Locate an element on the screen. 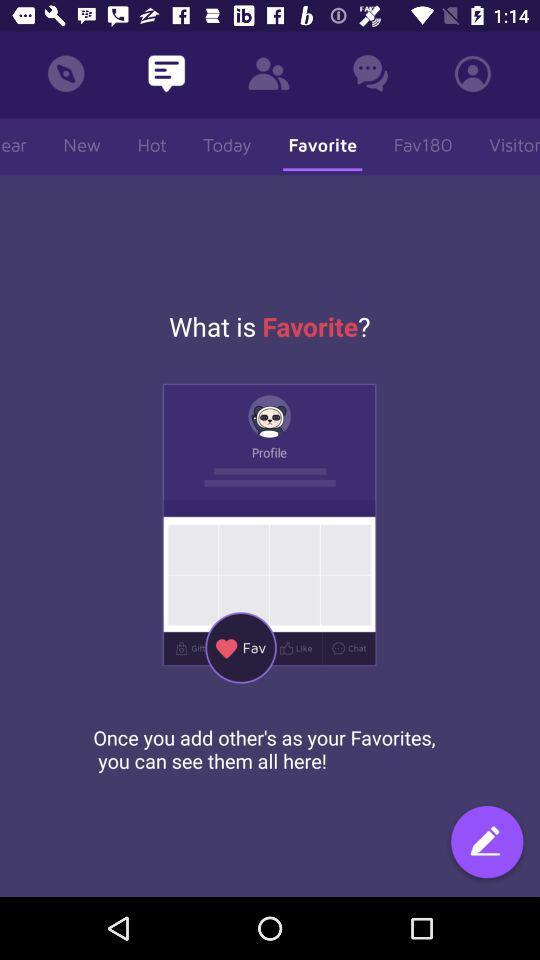 Image resolution: width=540 pixels, height=960 pixels. to write is located at coordinates (486, 843).